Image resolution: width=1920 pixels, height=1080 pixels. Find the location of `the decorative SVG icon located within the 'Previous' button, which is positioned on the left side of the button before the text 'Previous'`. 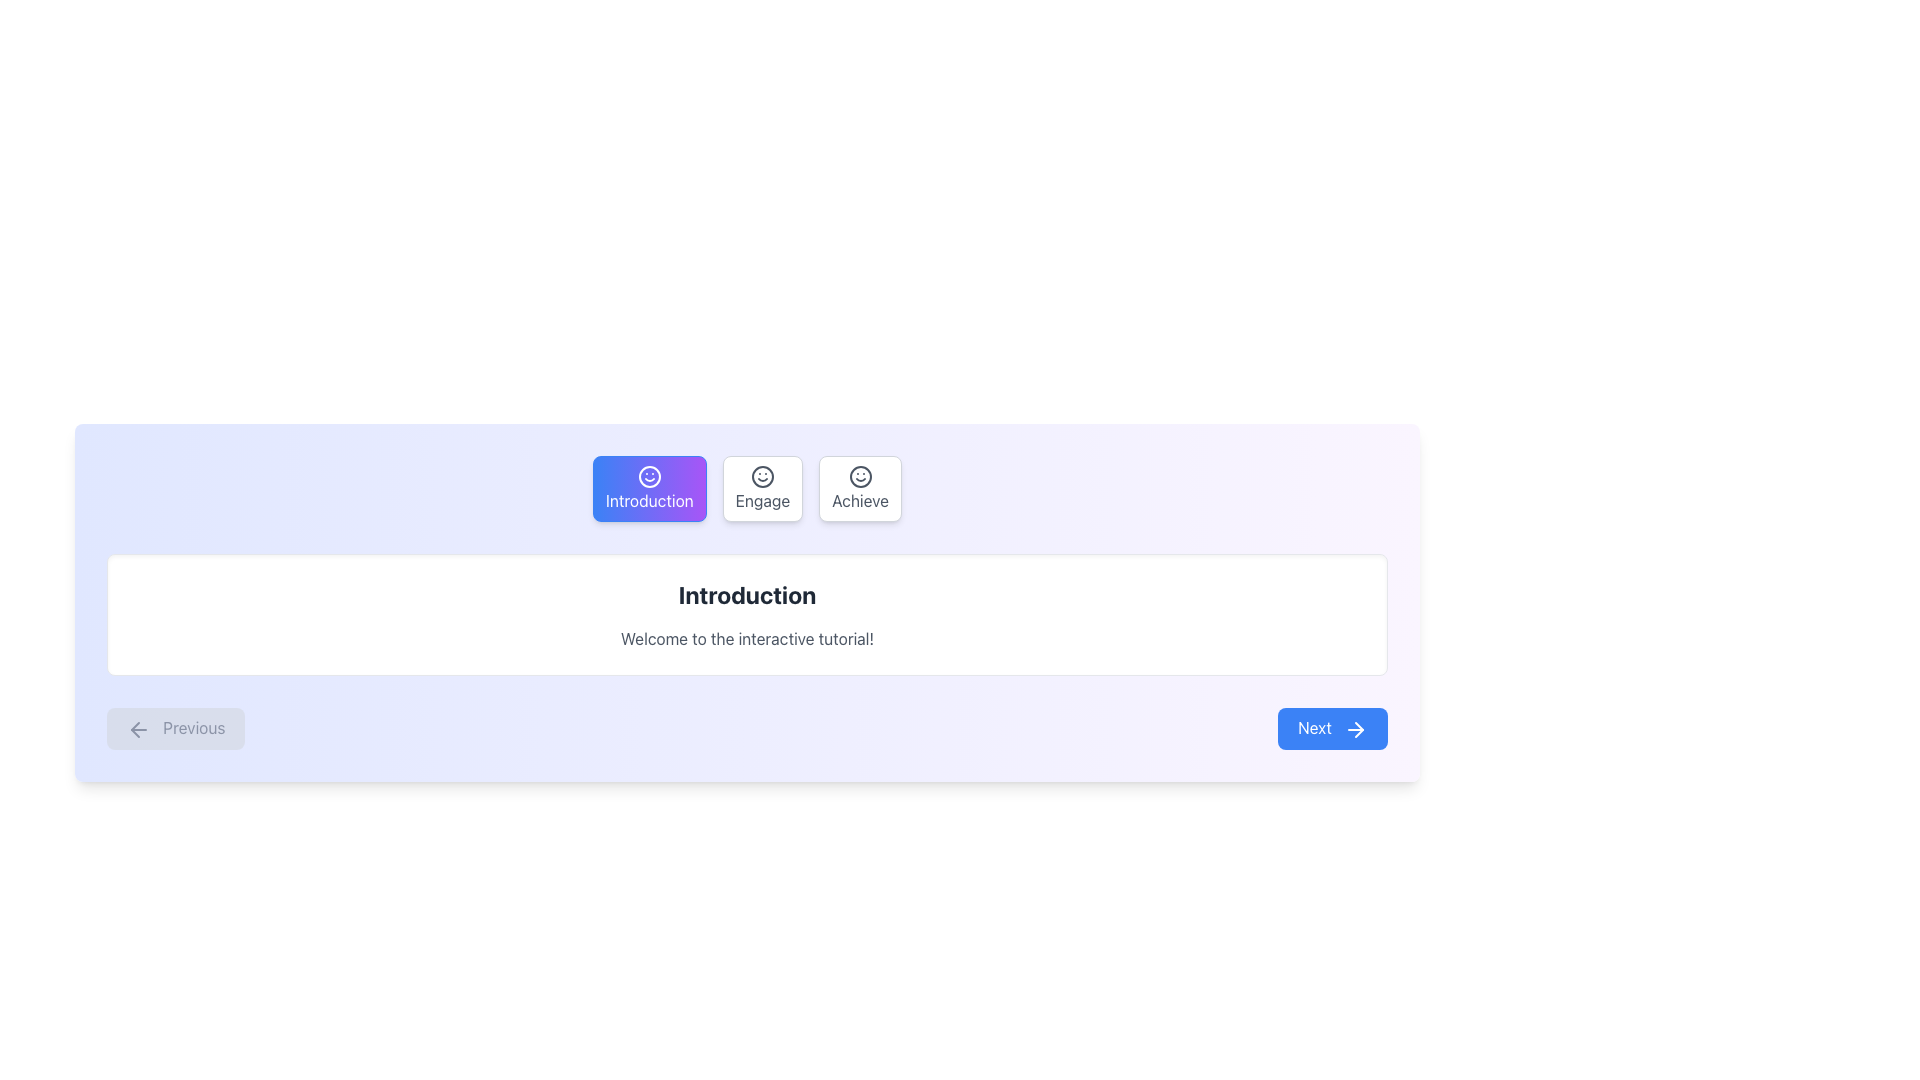

the decorative SVG icon located within the 'Previous' button, which is positioned on the left side of the button before the text 'Previous' is located at coordinates (138, 729).